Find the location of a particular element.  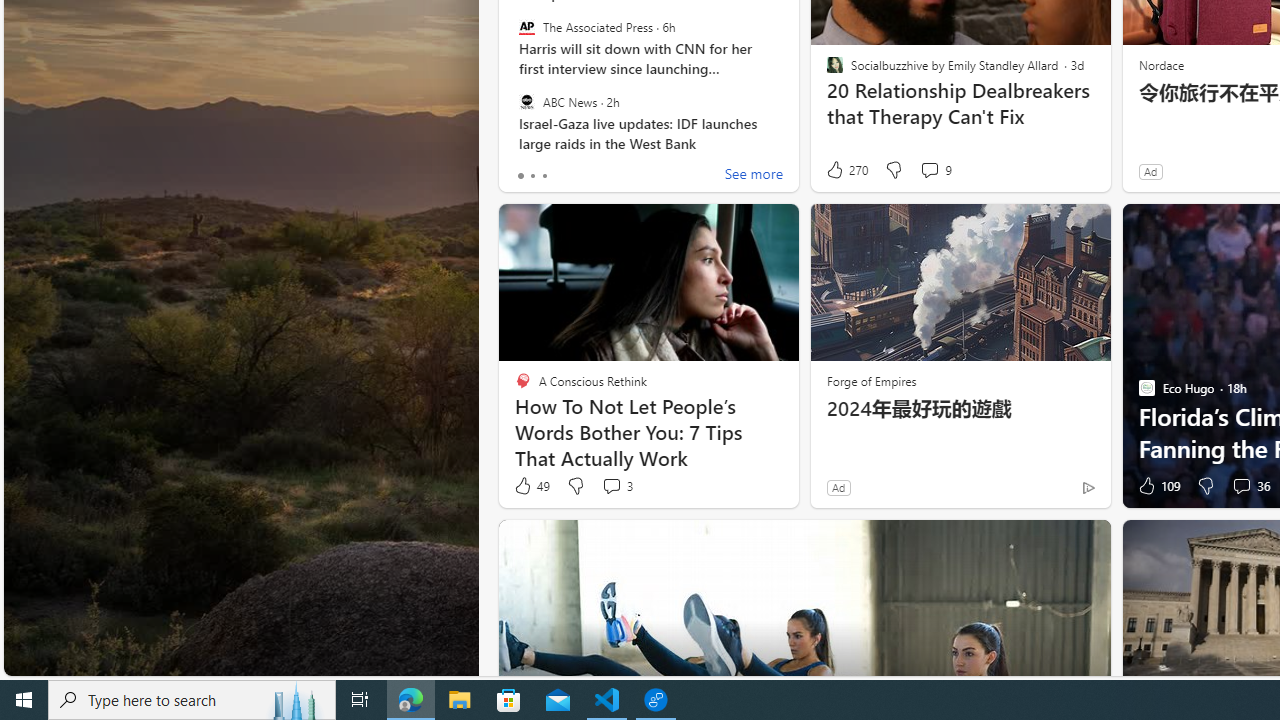

'Forge of Empires' is located at coordinates (871, 380).